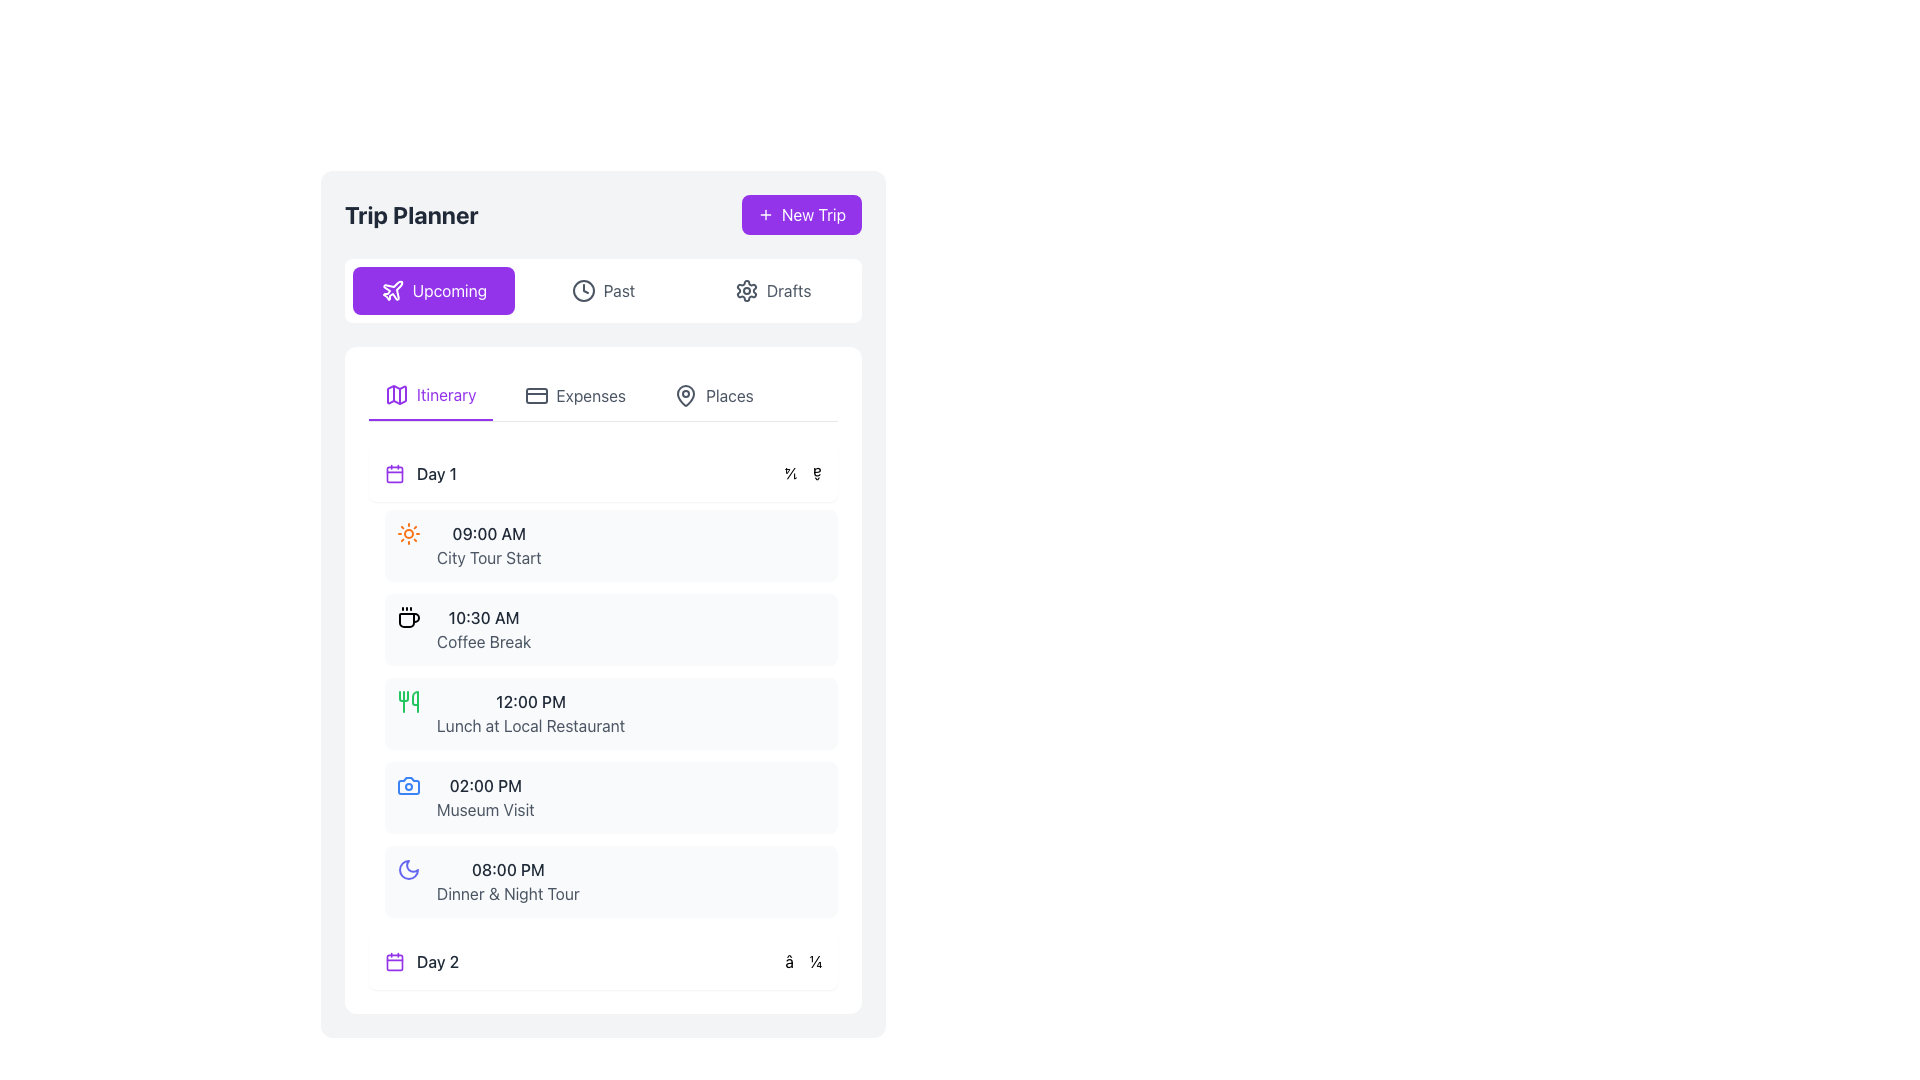 The width and height of the screenshot is (1920, 1080). Describe the element at coordinates (429, 396) in the screenshot. I see `the 'Itinerary' tab, which features a map icon and has a purple border and text` at that location.